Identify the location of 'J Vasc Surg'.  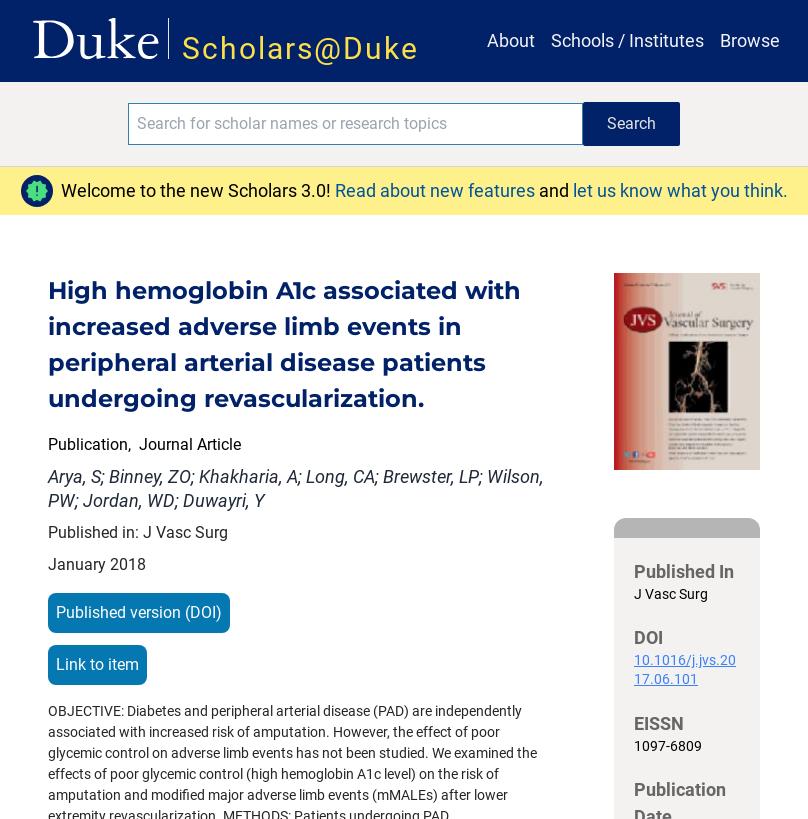
(670, 592).